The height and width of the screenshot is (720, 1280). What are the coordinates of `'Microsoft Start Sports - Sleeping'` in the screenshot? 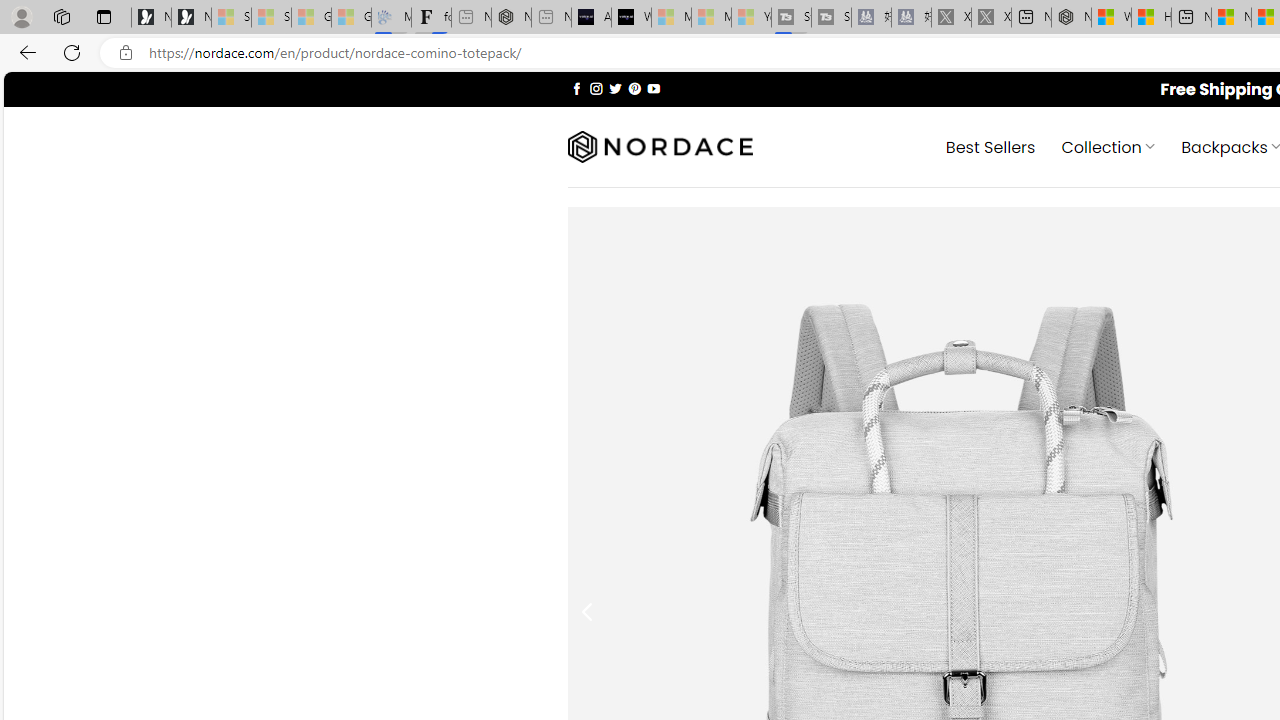 It's located at (671, 17).